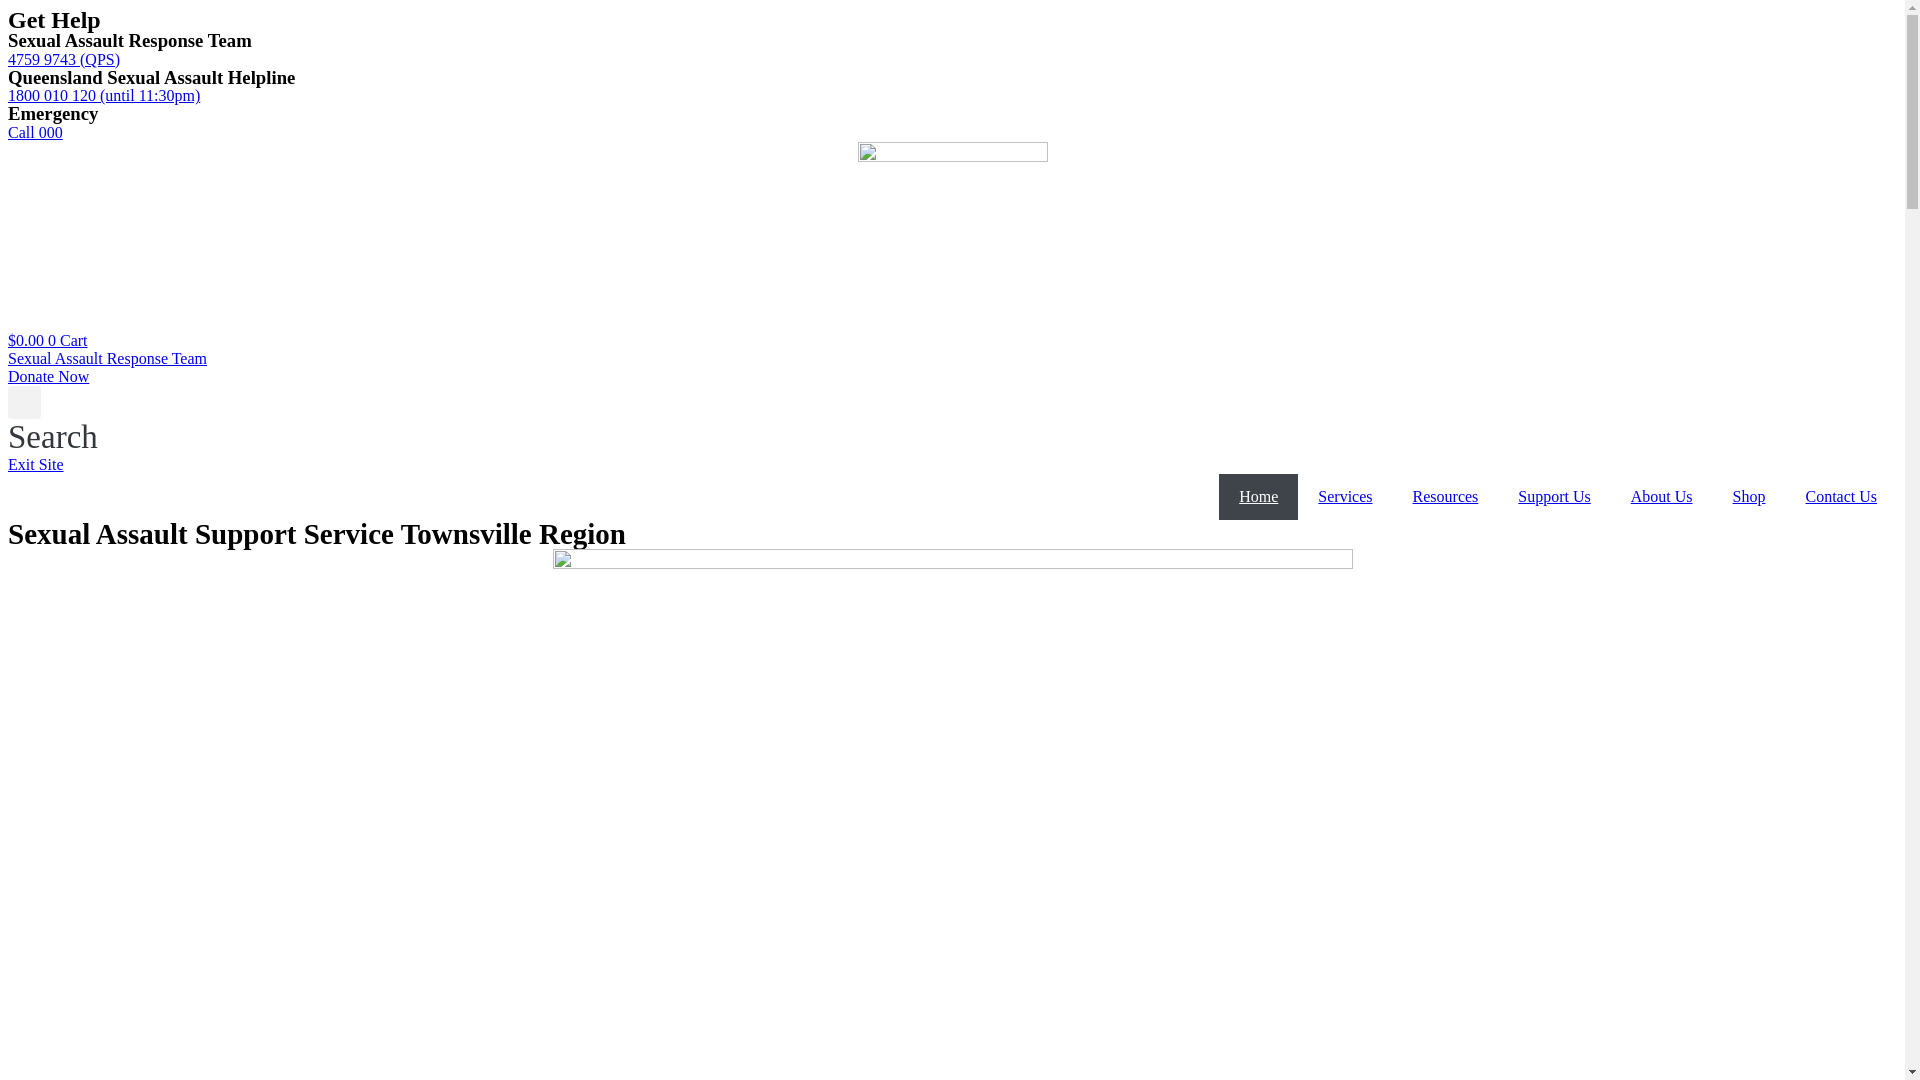 Image resolution: width=1920 pixels, height=1080 pixels. I want to click on '$0.00 0 Cart', so click(8, 339).